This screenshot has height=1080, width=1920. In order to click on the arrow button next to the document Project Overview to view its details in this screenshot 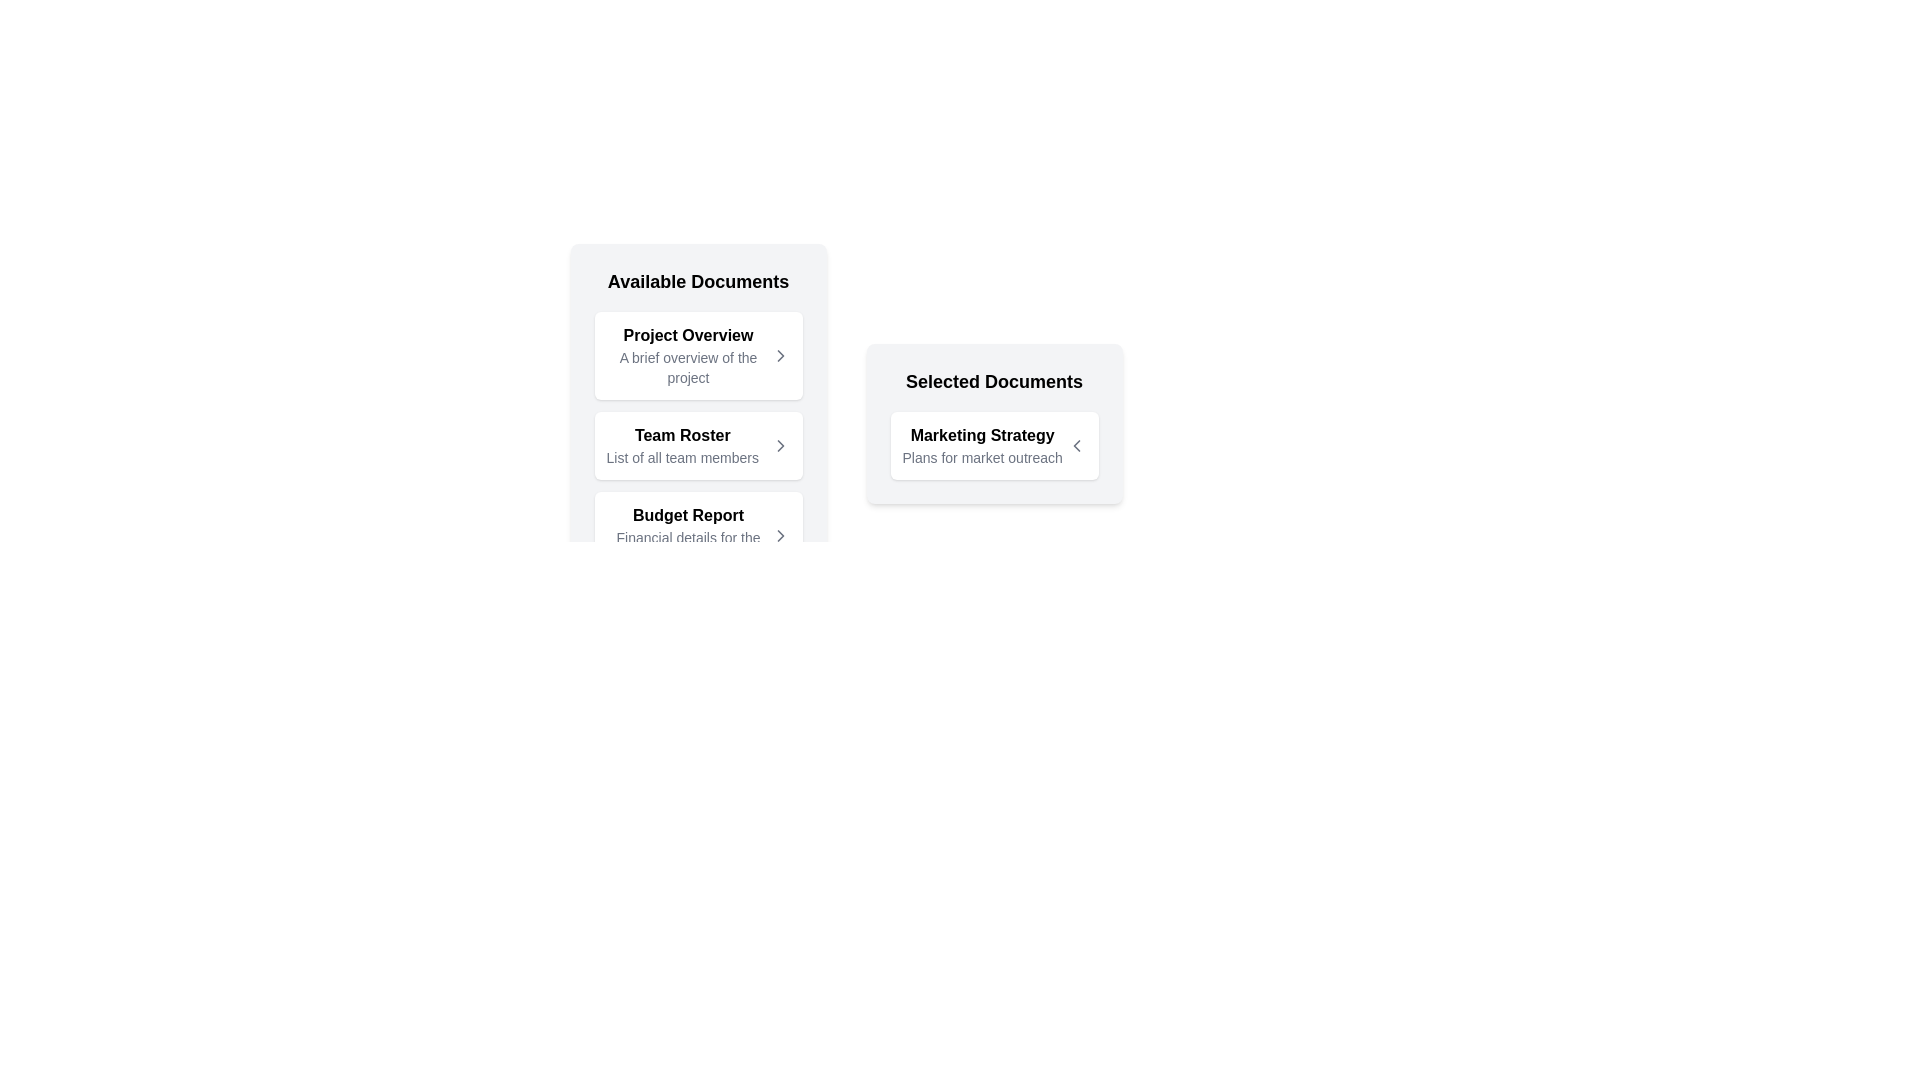, I will do `click(779, 354)`.